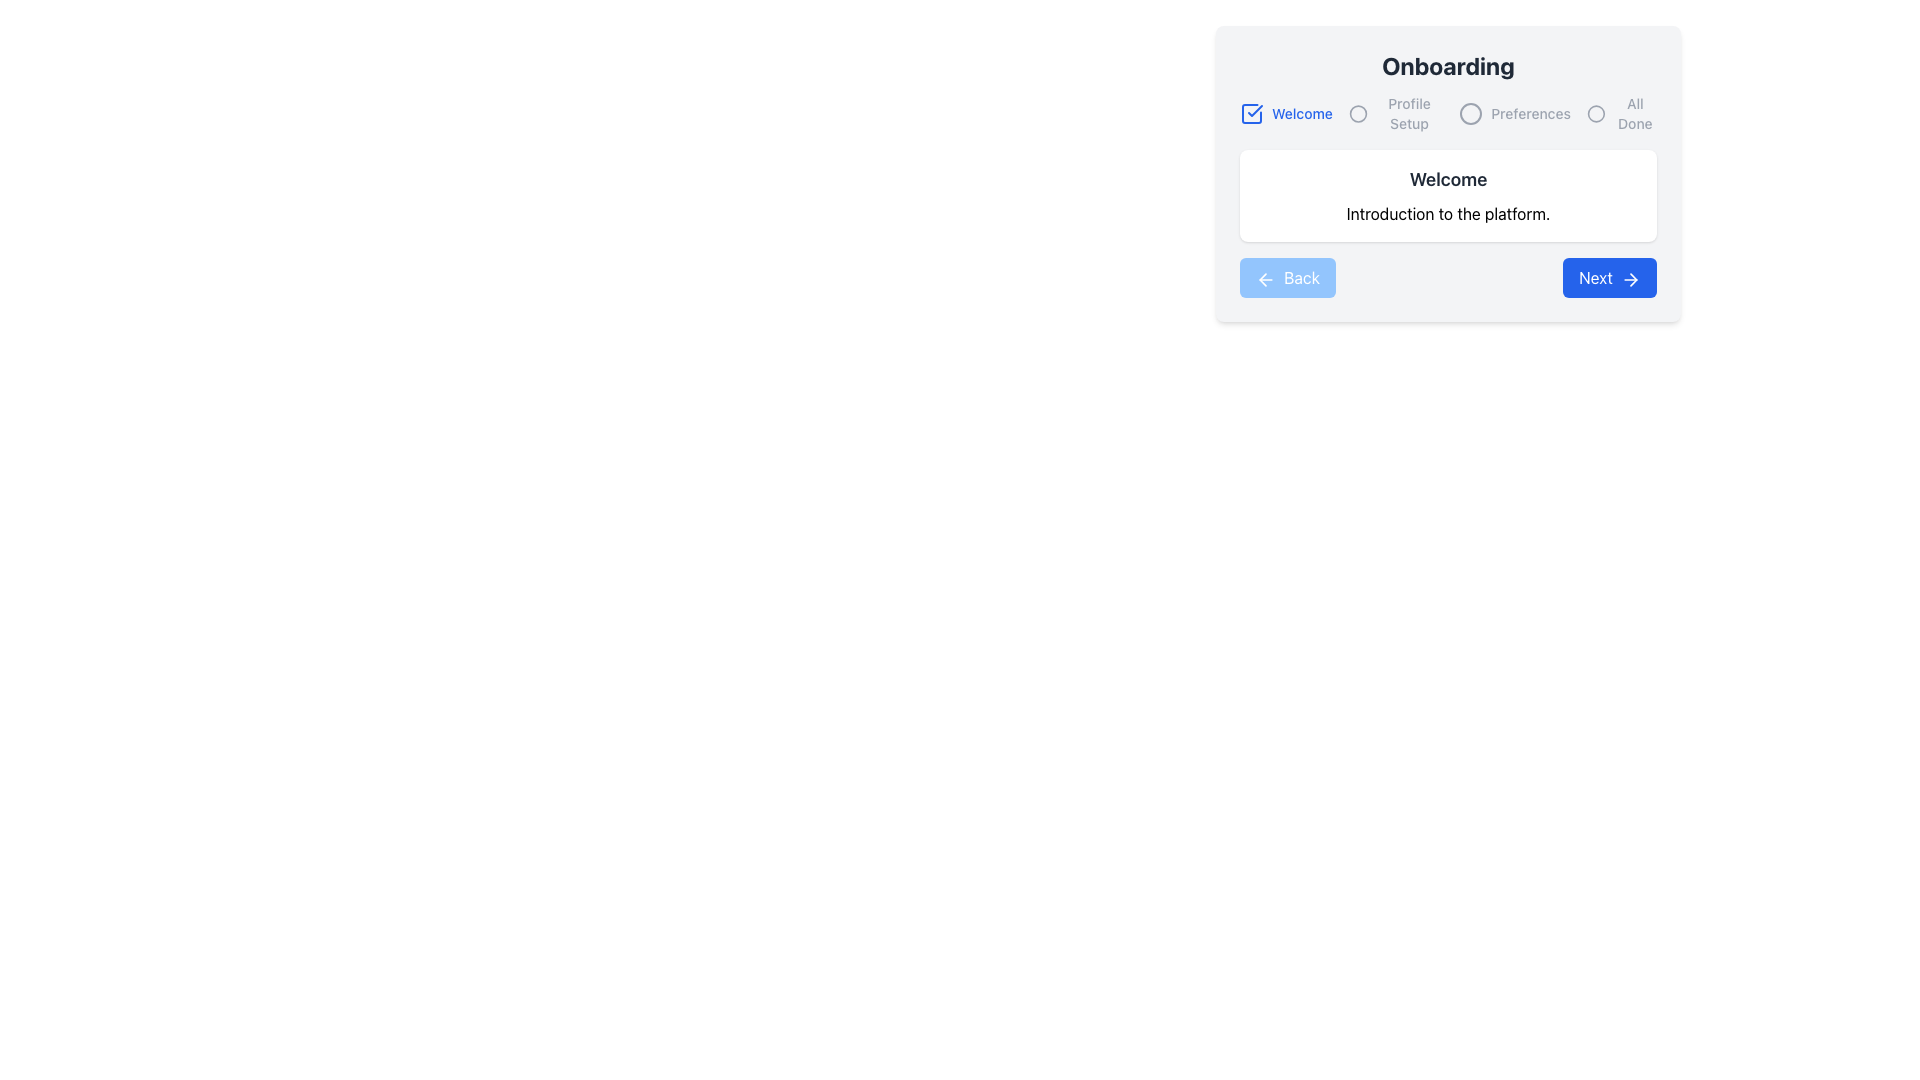  Describe the element at coordinates (1515, 114) in the screenshot. I see `the 'Preferences' step indicator in the onboarding navigation step series, which is the third element under the 'Onboarding' heading` at that location.